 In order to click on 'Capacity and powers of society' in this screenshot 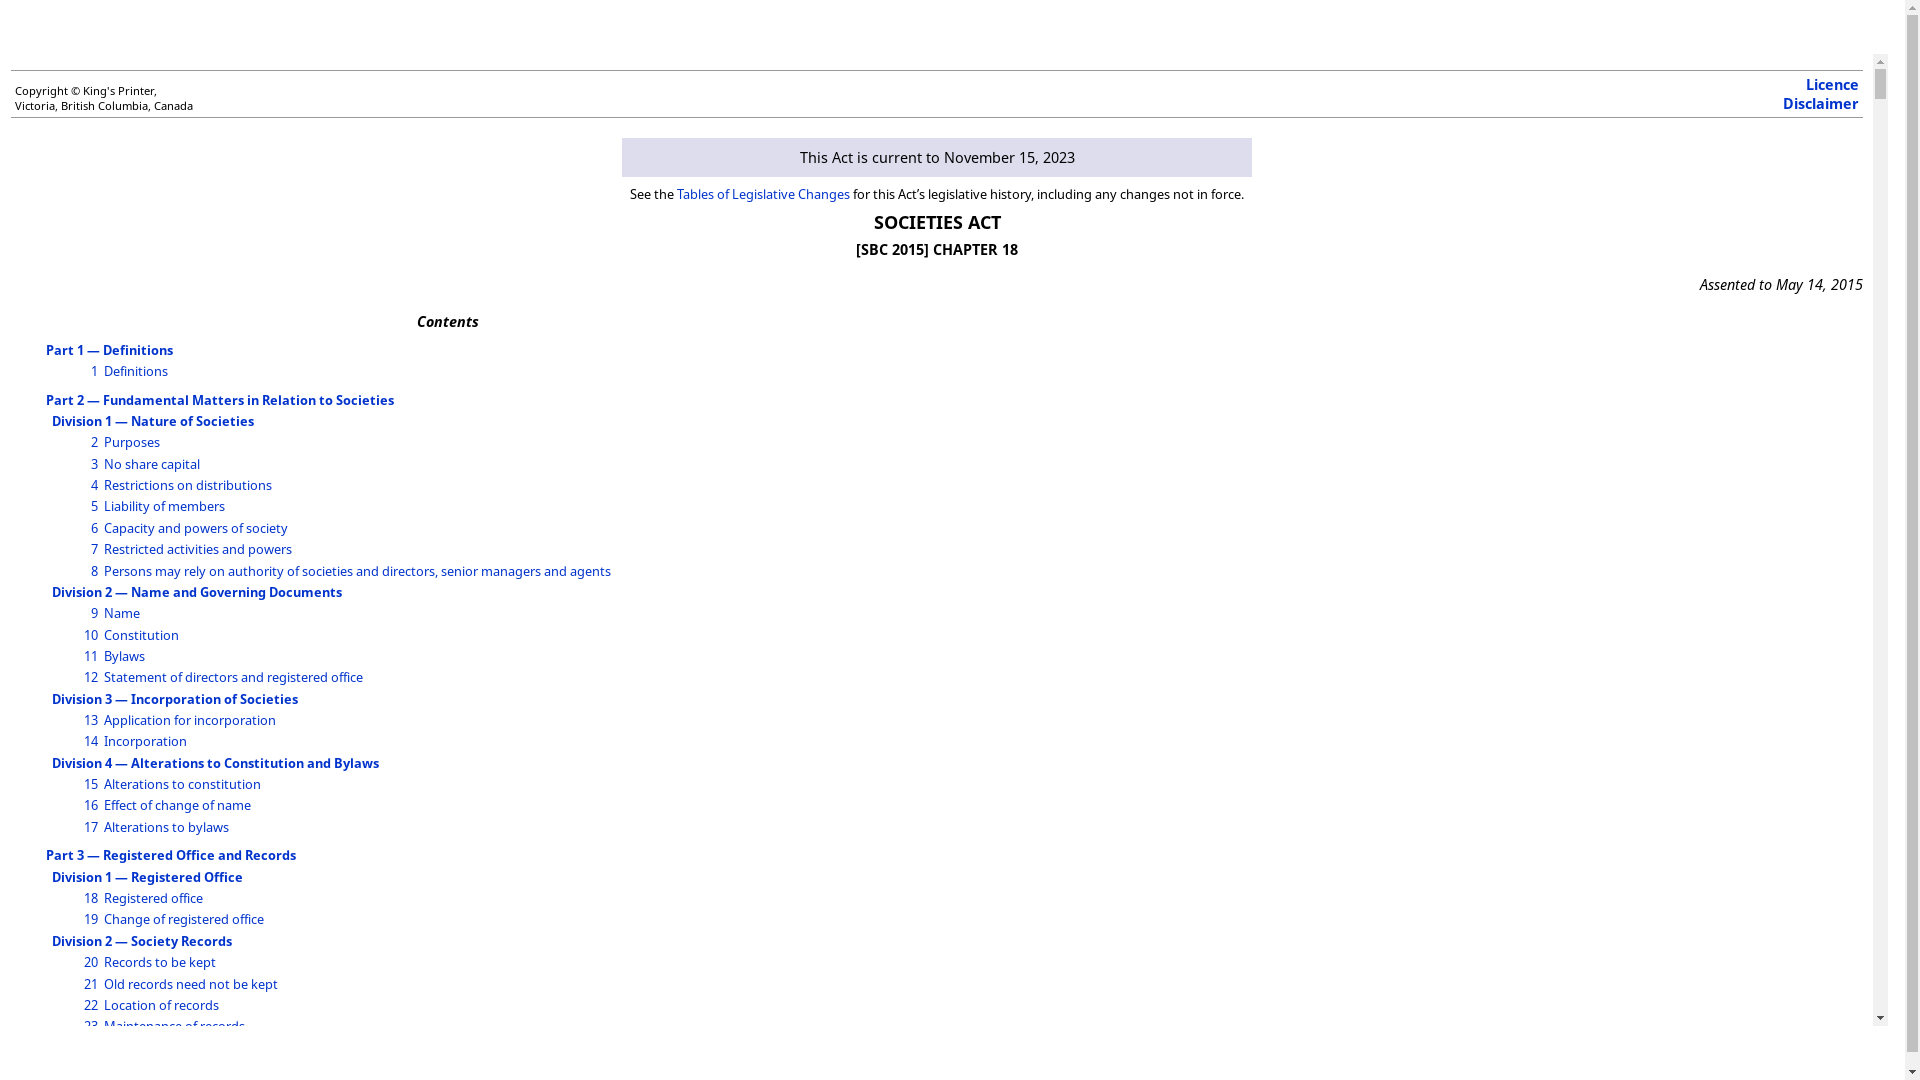, I will do `click(196, 527)`.